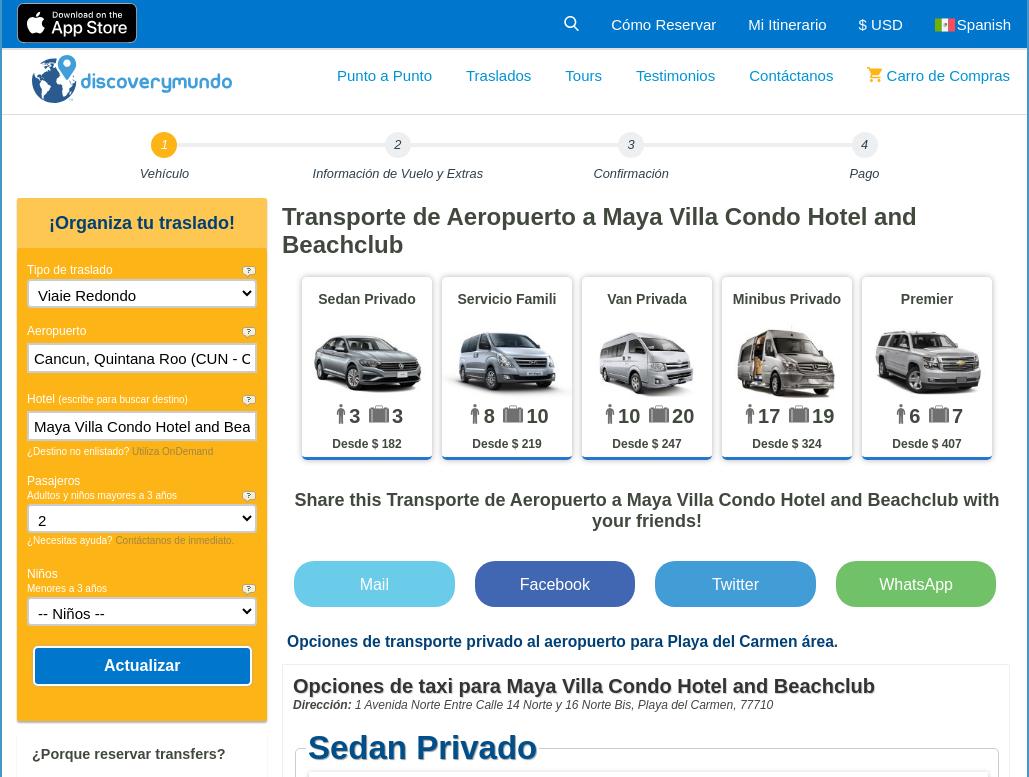  I want to click on 'Tipo de traslado', so click(69, 270).